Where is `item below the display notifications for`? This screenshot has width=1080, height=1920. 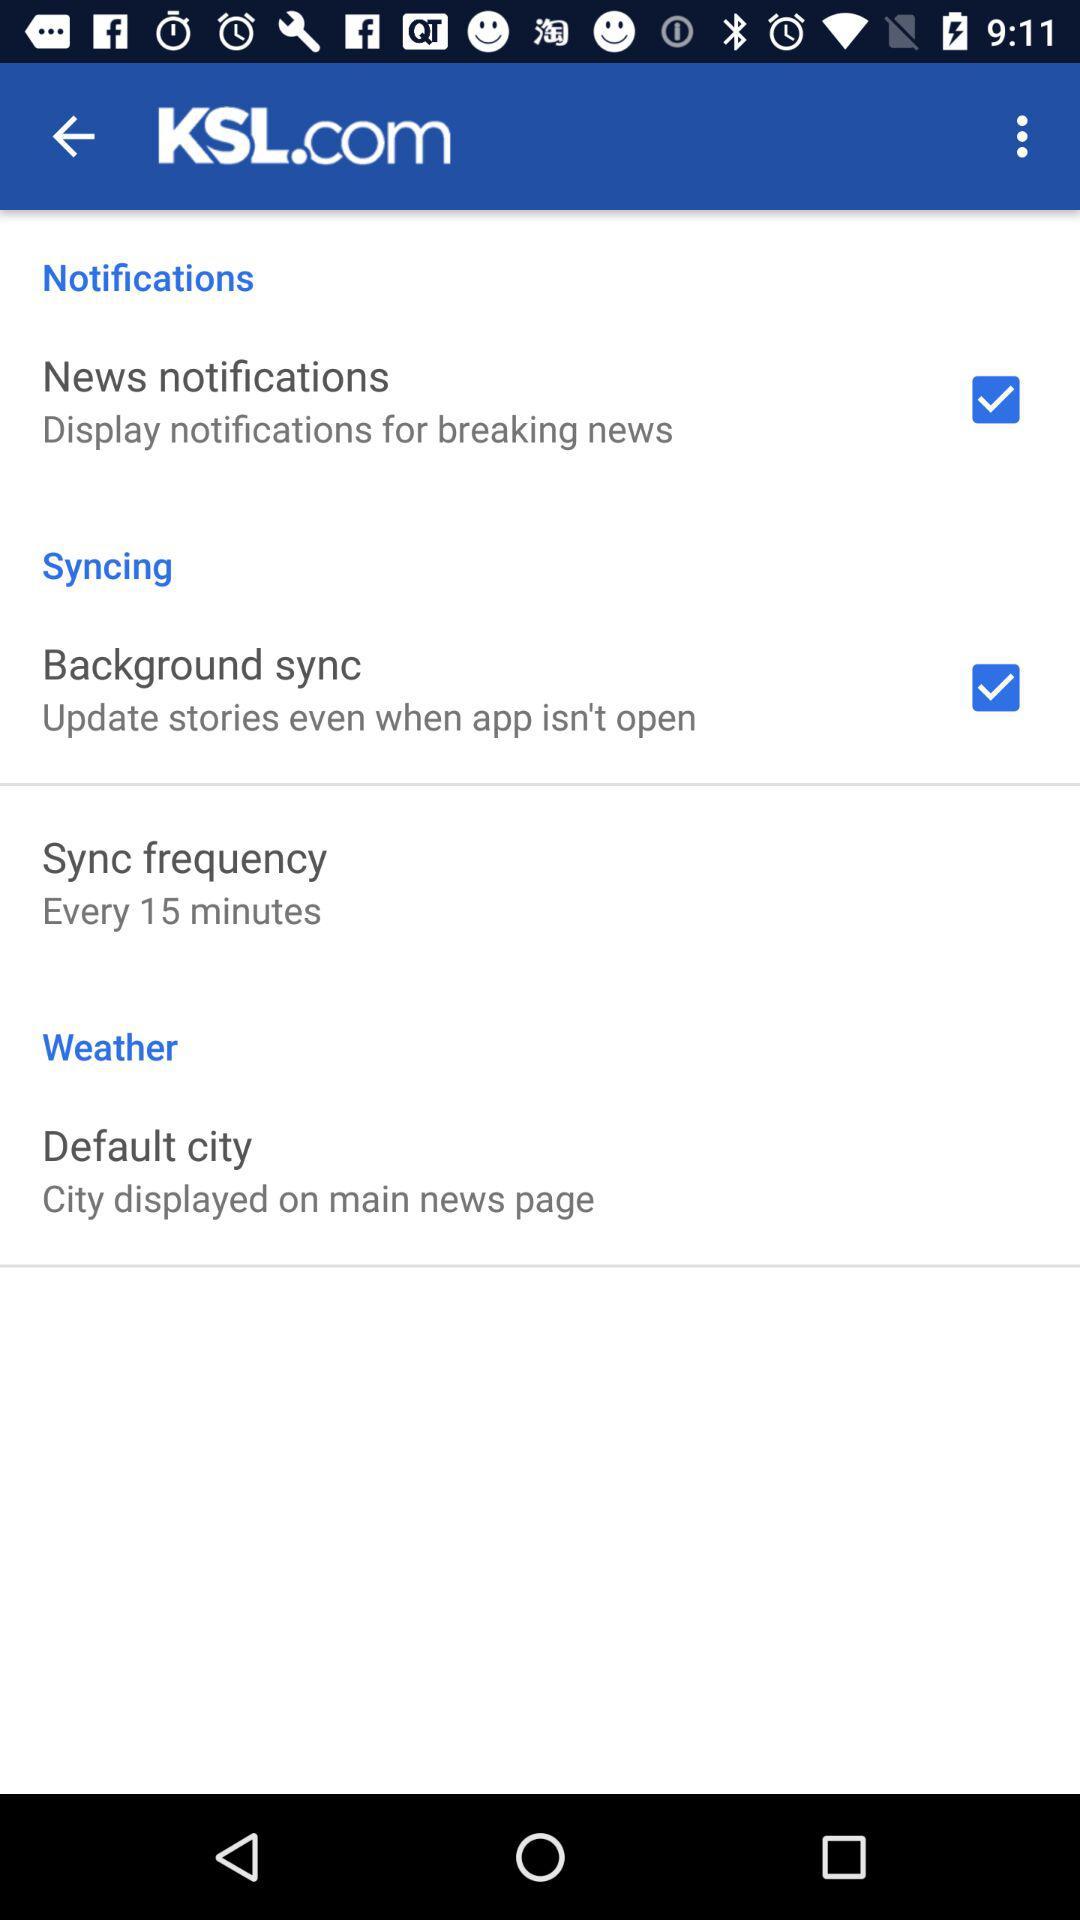
item below the display notifications for is located at coordinates (540, 543).